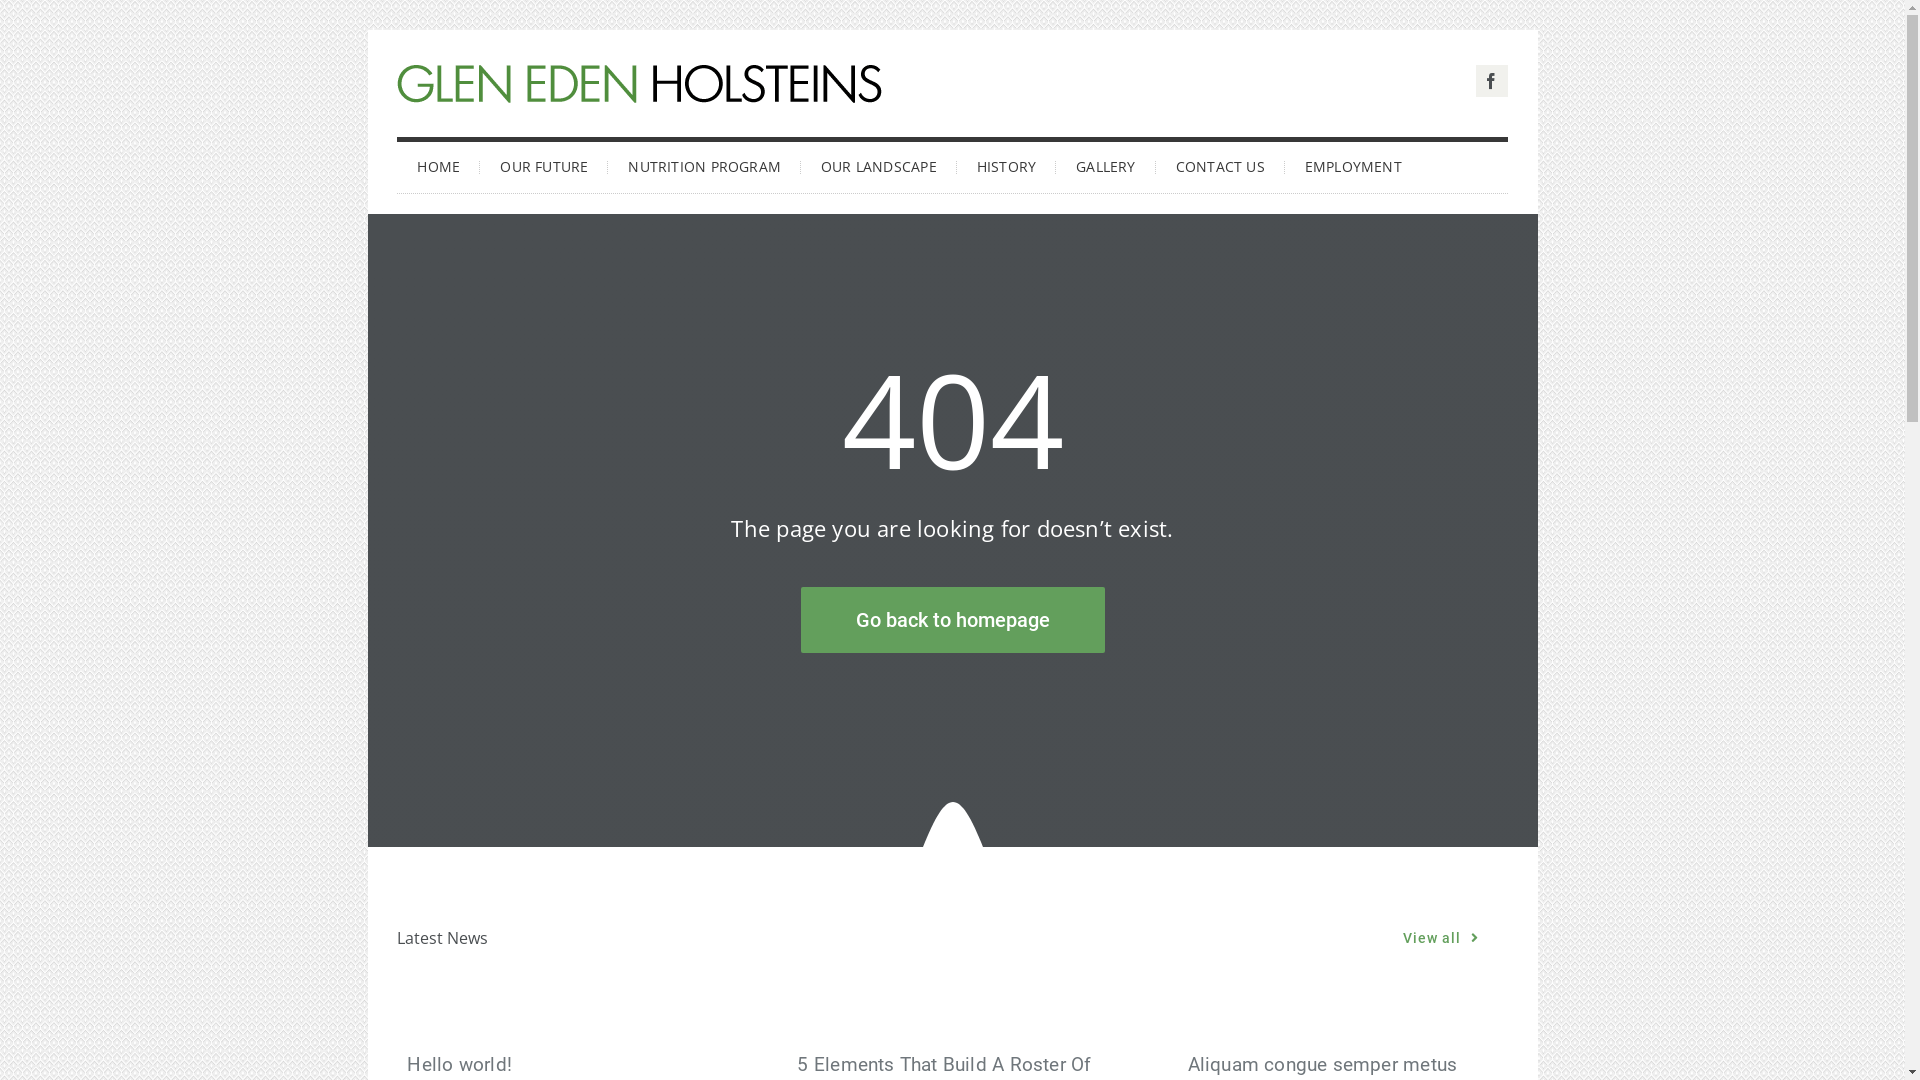 Image resolution: width=1920 pixels, height=1080 pixels. What do you see at coordinates (878, 164) in the screenshot?
I see `'OUR LANDSCAPE'` at bounding box center [878, 164].